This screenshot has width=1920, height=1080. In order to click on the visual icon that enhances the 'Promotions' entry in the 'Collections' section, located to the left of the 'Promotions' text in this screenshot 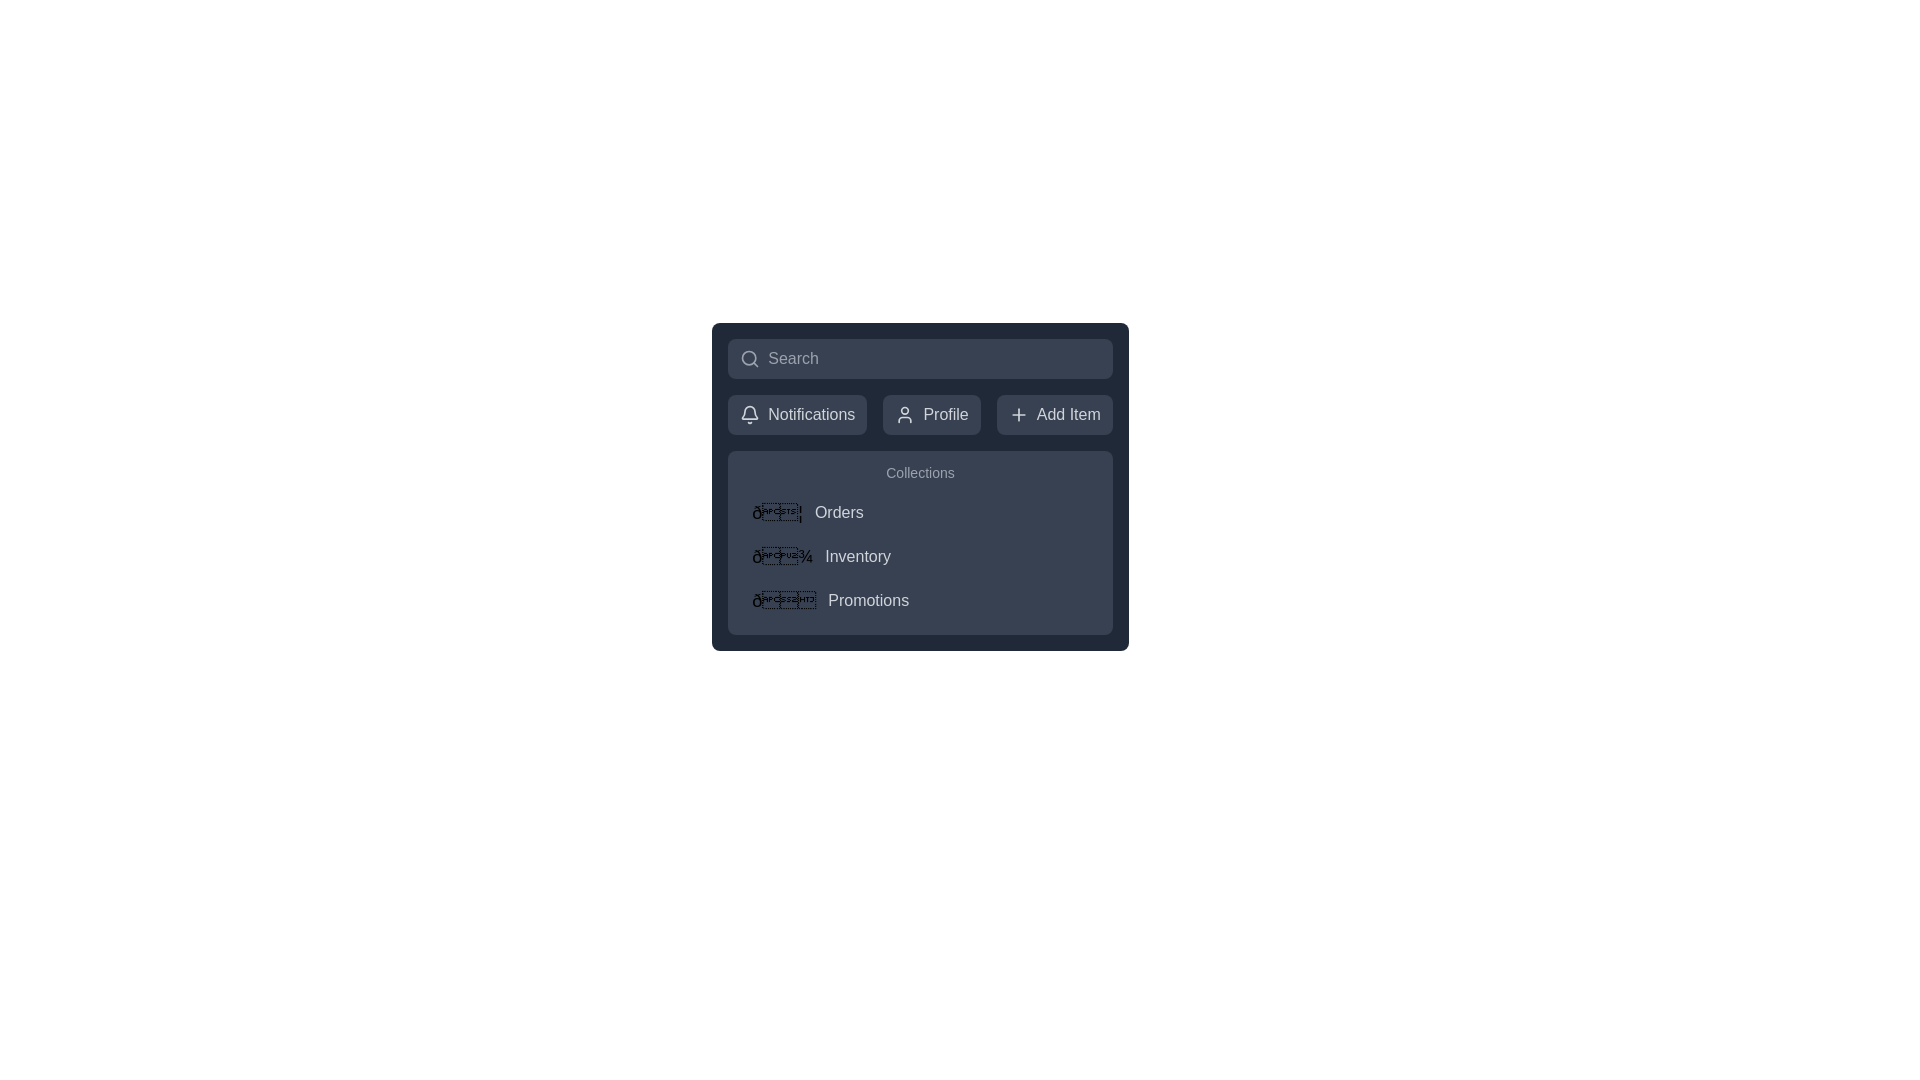, I will do `click(783, 600)`.